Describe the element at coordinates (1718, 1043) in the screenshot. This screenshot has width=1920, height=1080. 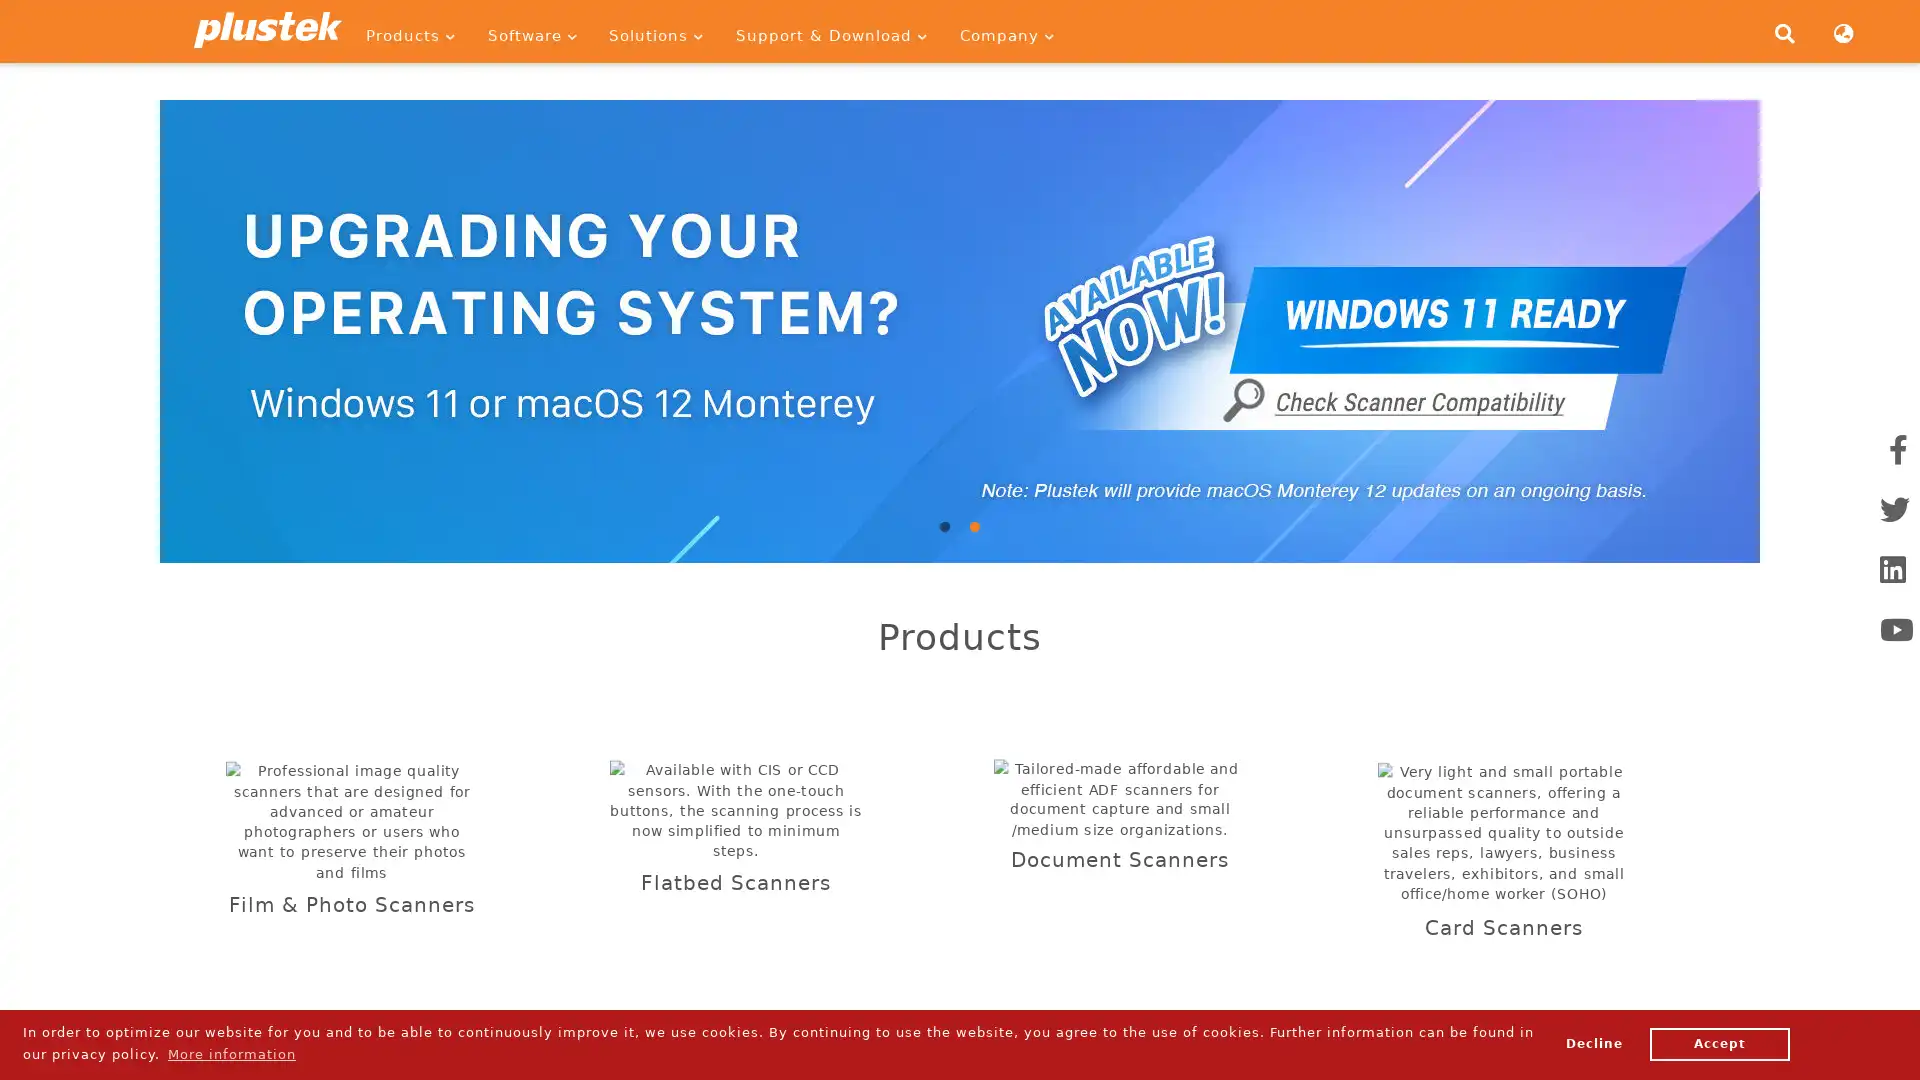
I see `dismiss cookie message` at that location.